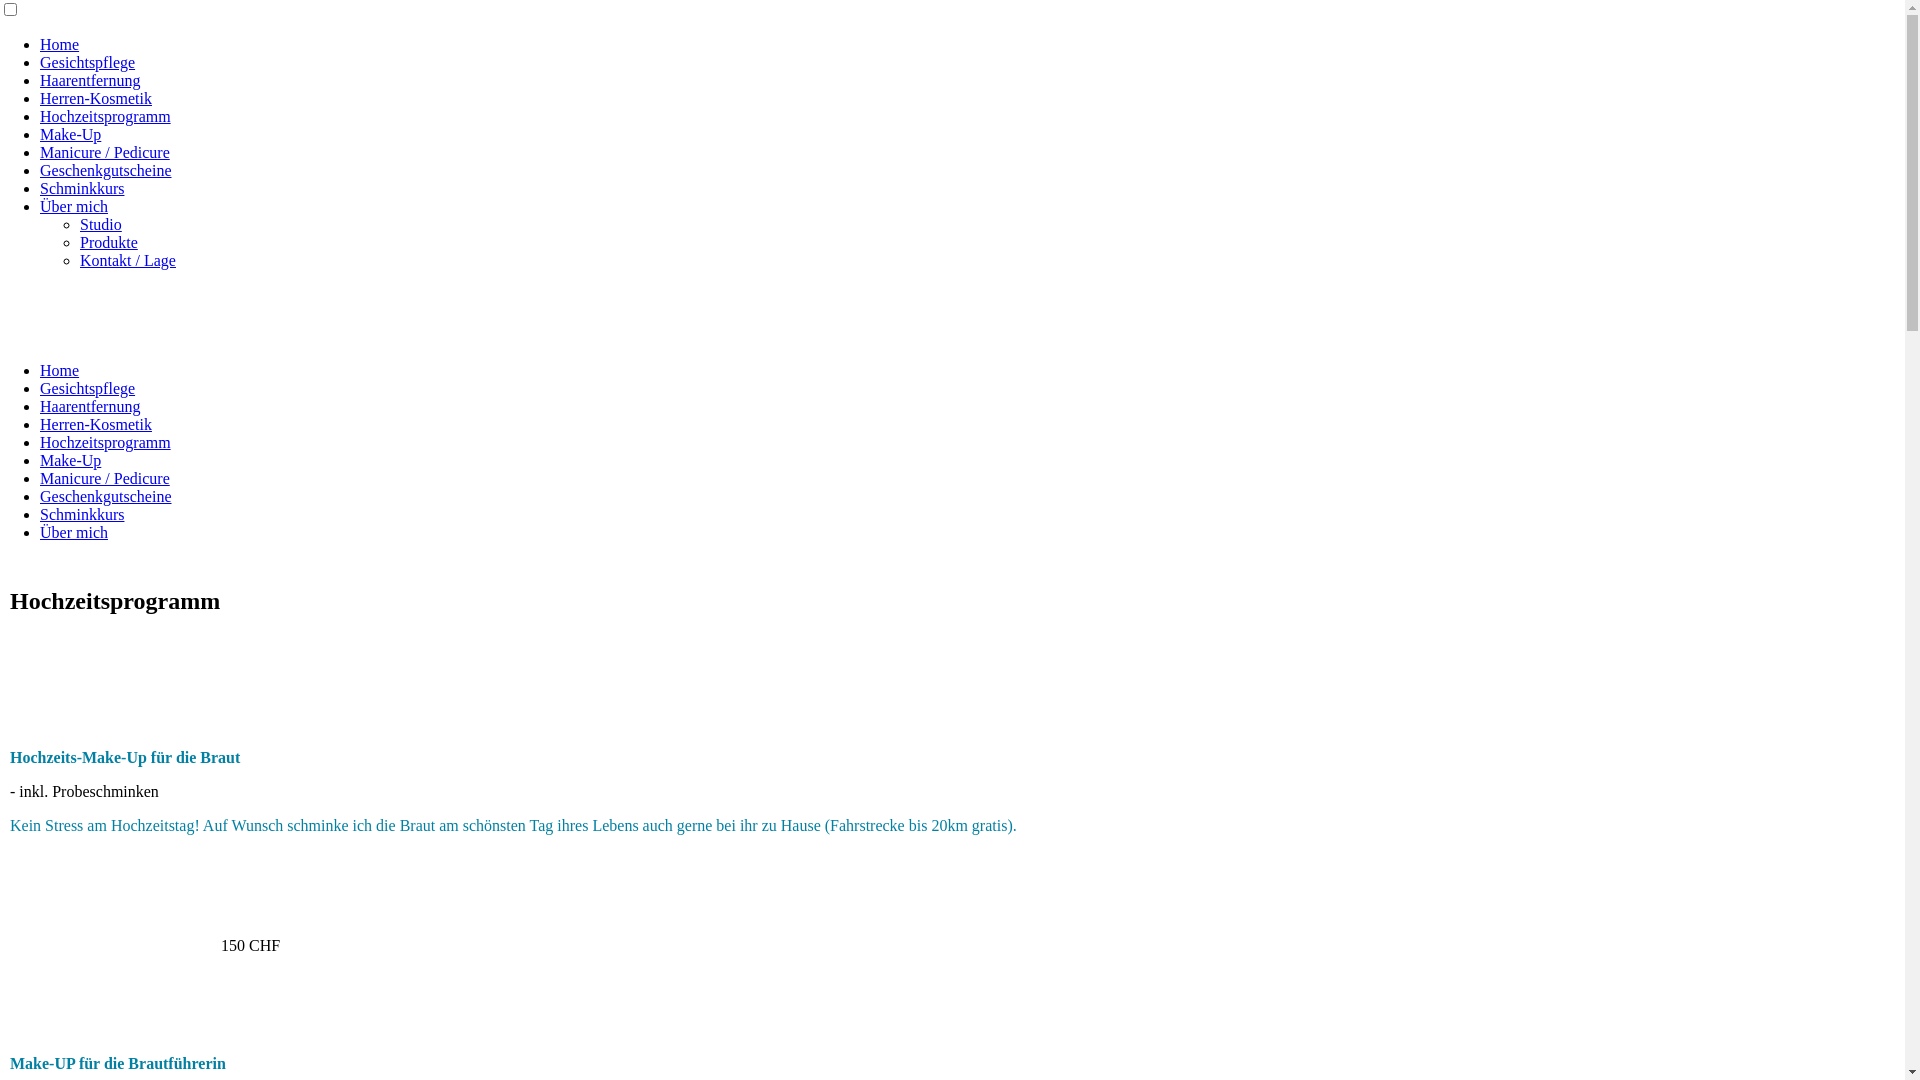  I want to click on 'Studio', so click(99, 224).